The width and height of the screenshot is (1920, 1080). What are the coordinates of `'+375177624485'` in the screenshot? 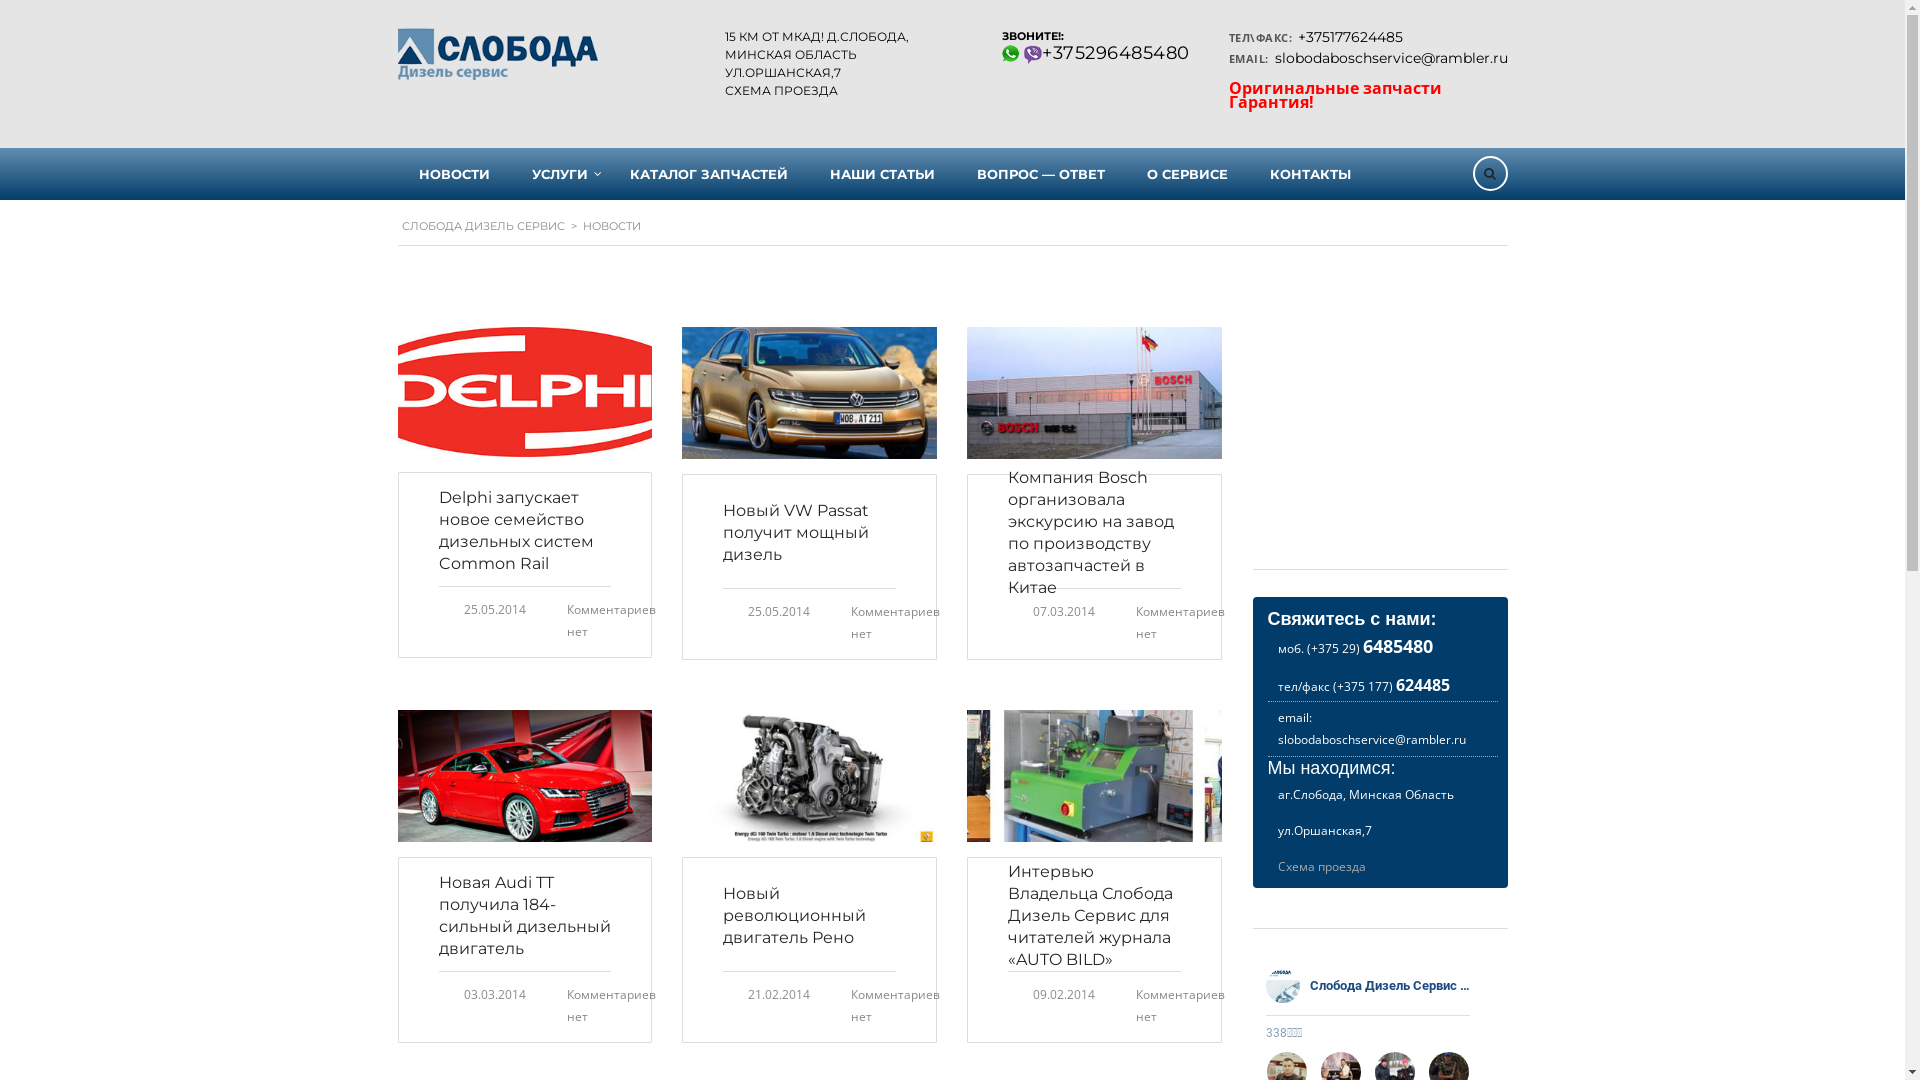 It's located at (1297, 37).